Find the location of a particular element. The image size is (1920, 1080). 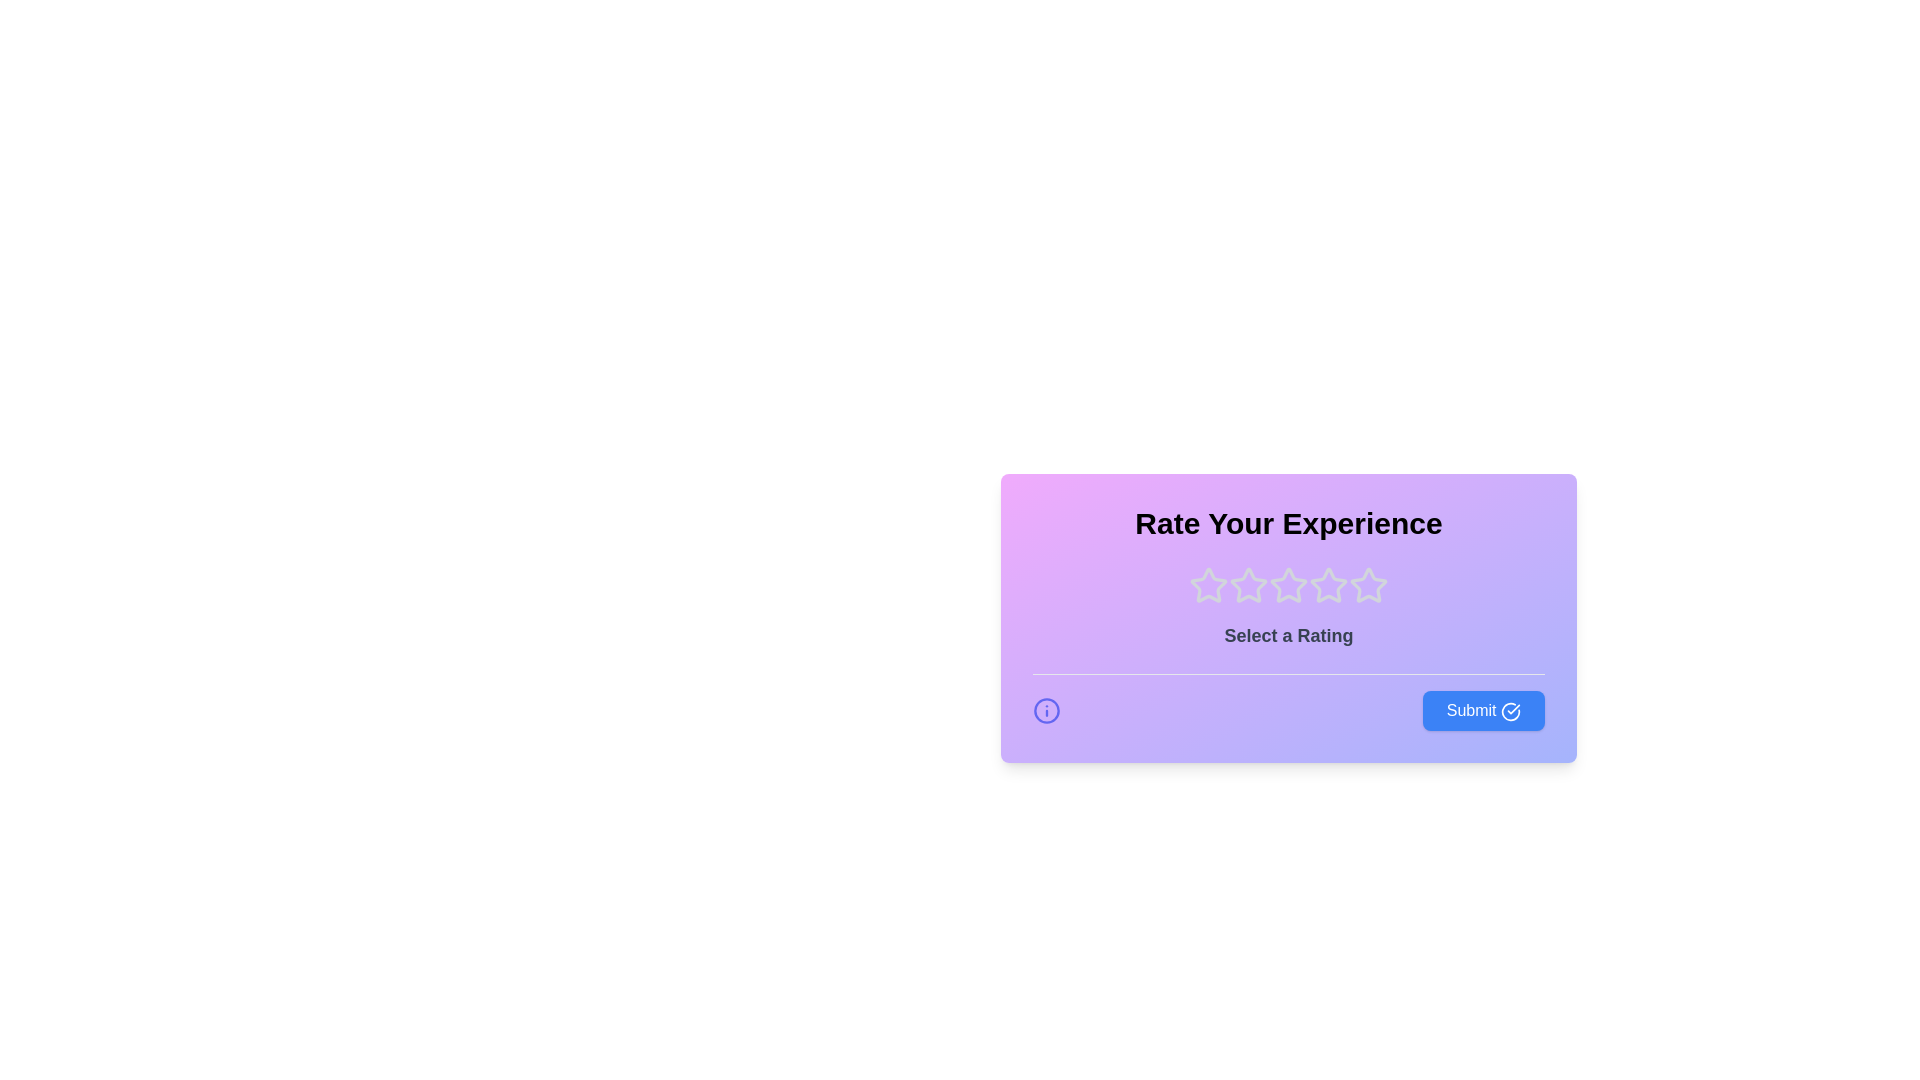

the submit button to submit the feedback is located at coordinates (1483, 709).